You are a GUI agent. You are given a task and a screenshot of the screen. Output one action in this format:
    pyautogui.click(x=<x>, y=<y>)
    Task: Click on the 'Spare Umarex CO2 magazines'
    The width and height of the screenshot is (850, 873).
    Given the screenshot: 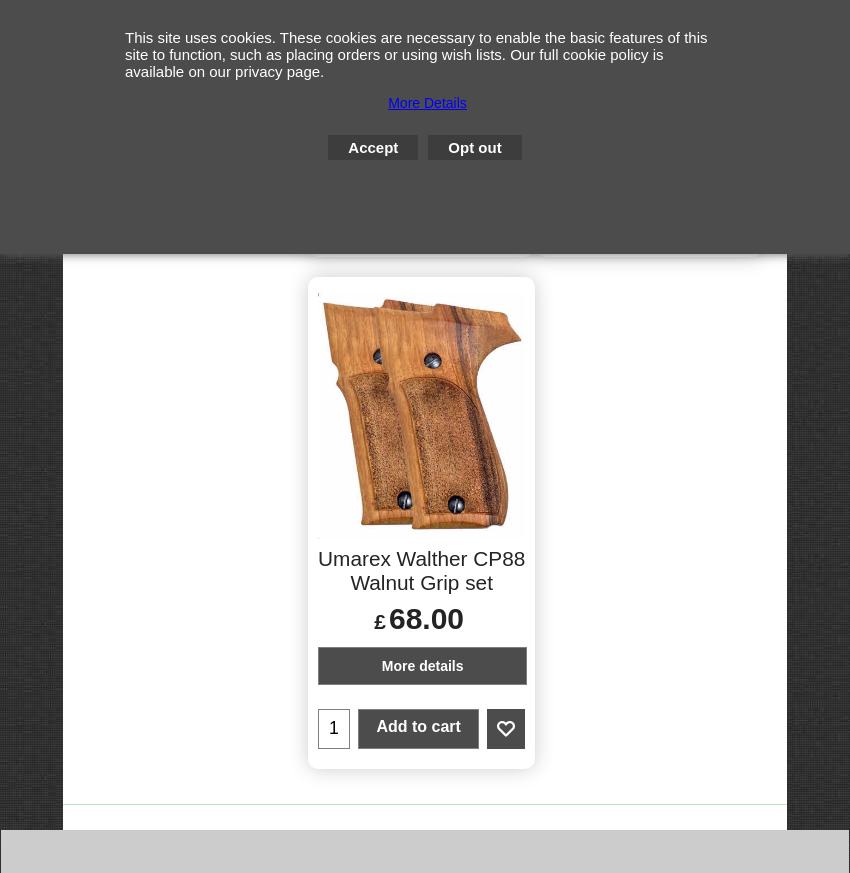 What is the action you would take?
    pyautogui.click(x=648, y=57)
    